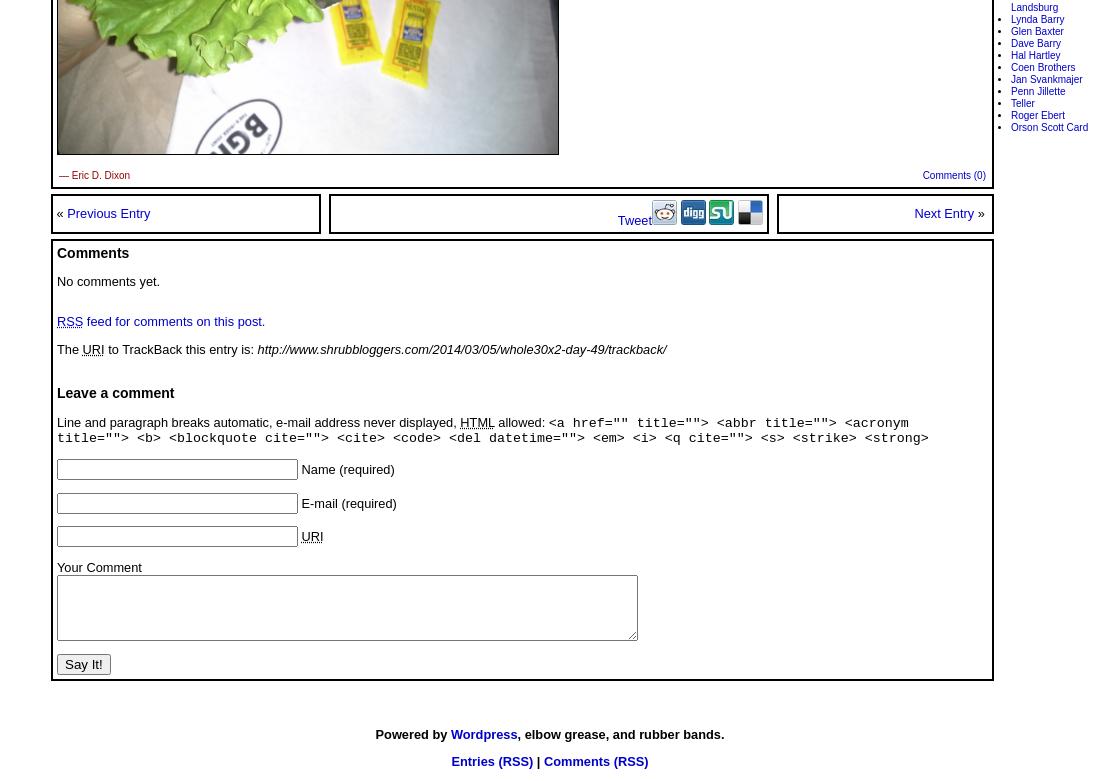 The width and height of the screenshot is (1100, 781). What do you see at coordinates (68, 348) in the screenshot?
I see `'The'` at bounding box center [68, 348].